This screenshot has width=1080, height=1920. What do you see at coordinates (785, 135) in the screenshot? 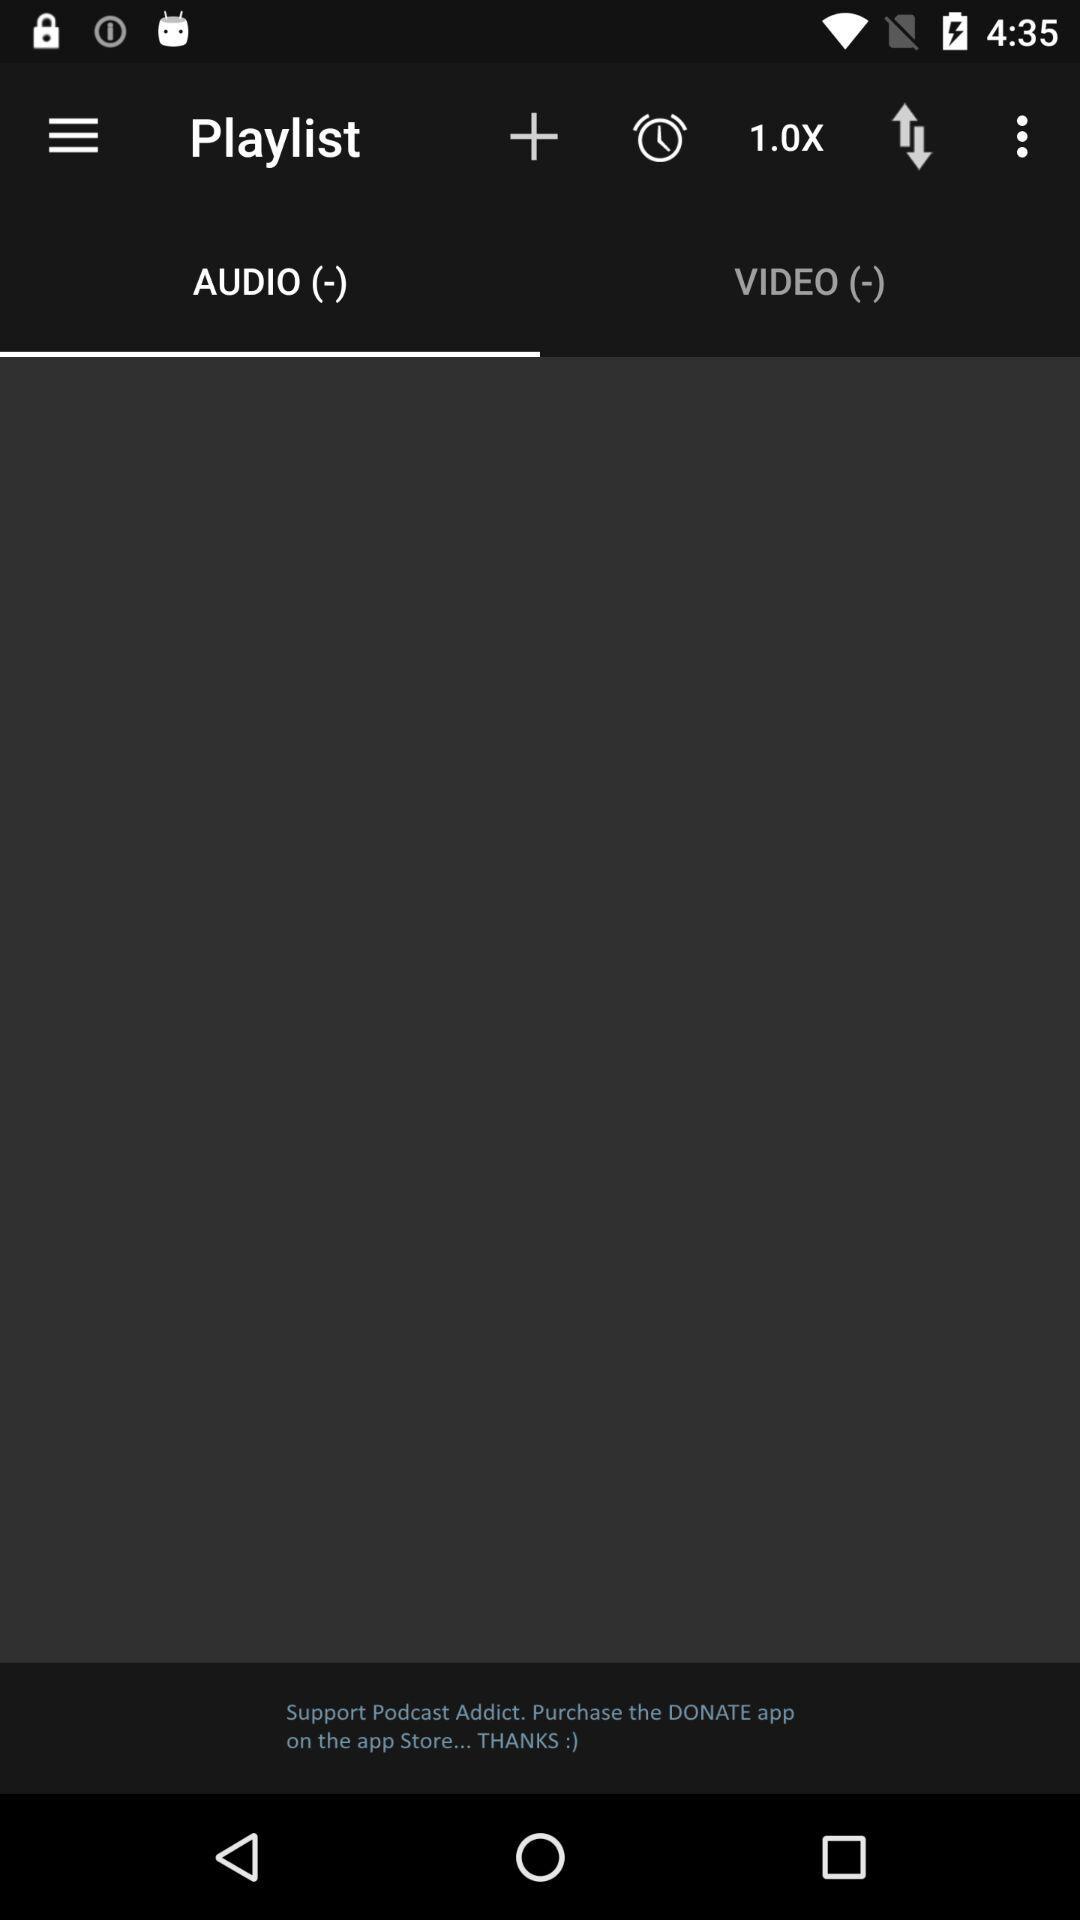
I see `1.0x` at bounding box center [785, 135].